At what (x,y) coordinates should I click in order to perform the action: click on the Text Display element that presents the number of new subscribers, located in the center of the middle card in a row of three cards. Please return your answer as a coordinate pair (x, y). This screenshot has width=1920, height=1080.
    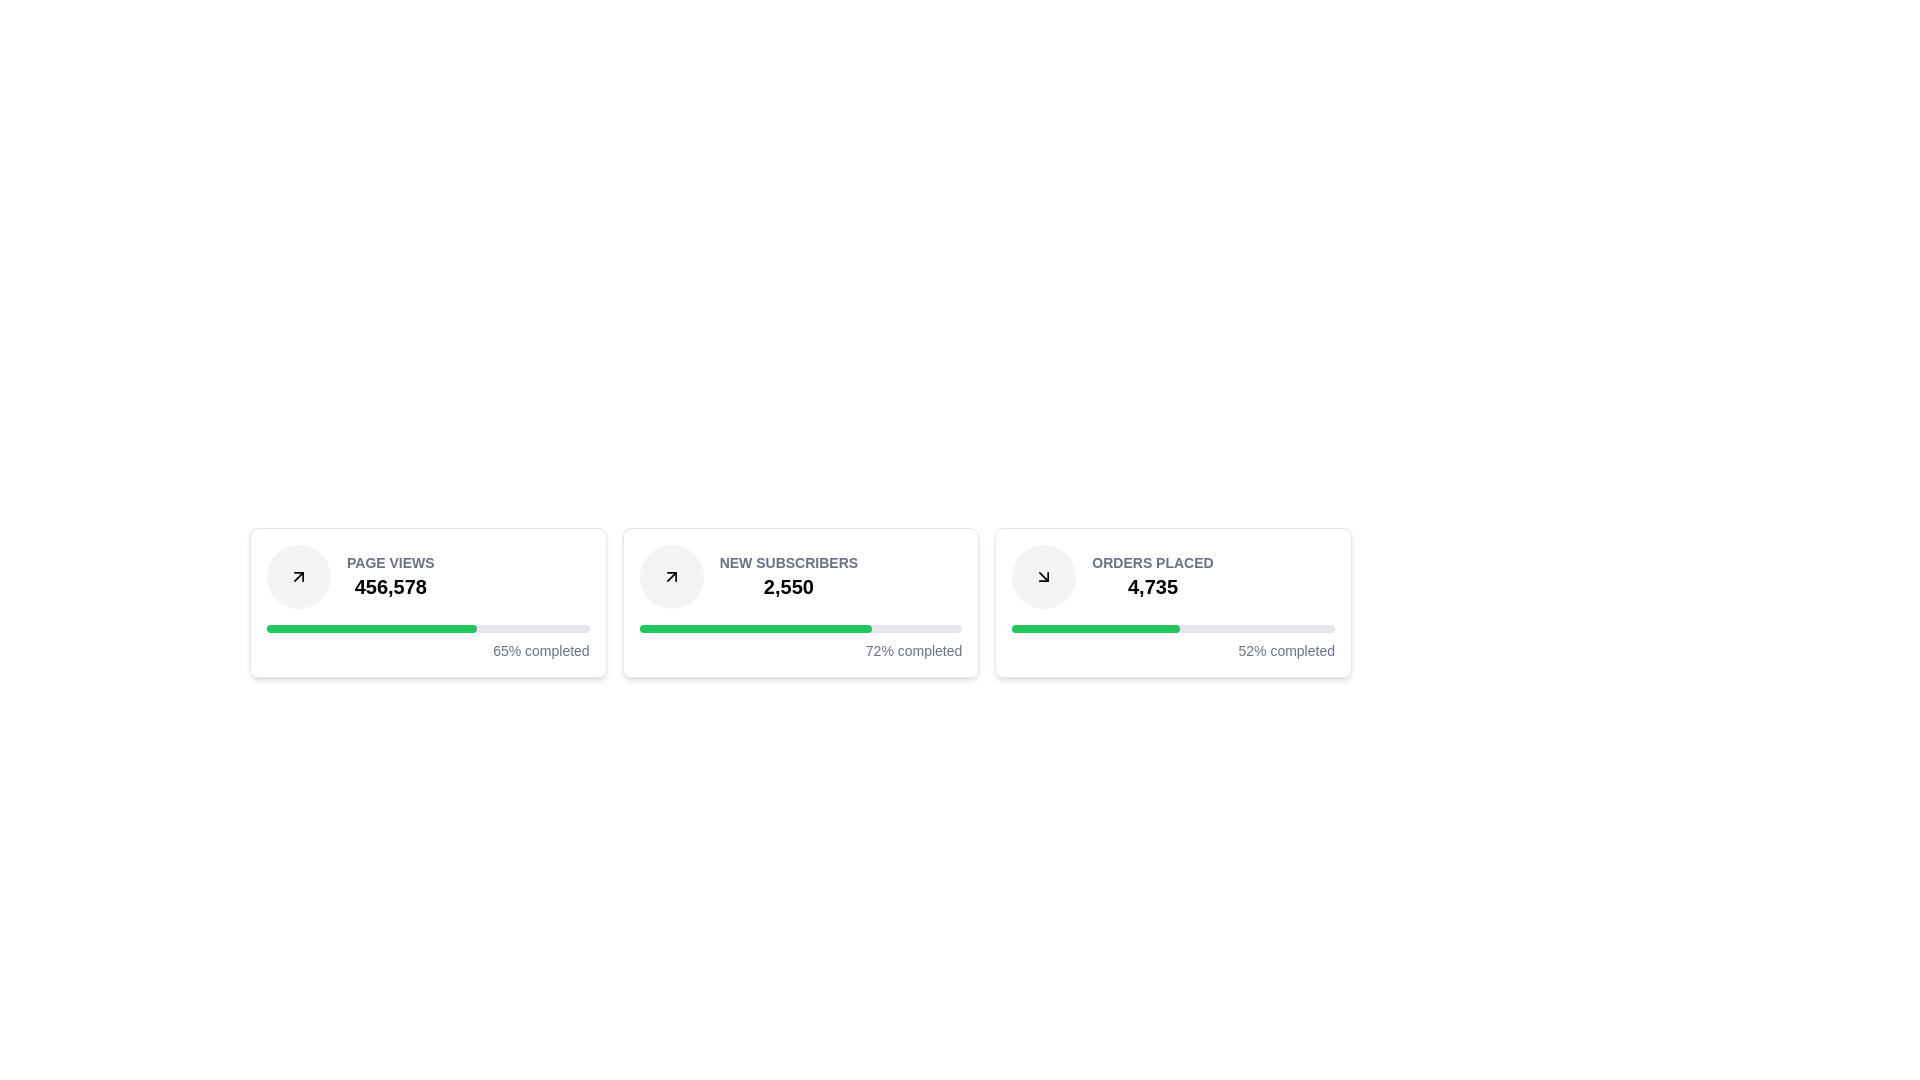
    Looking at the image, I should click on (787, 577).